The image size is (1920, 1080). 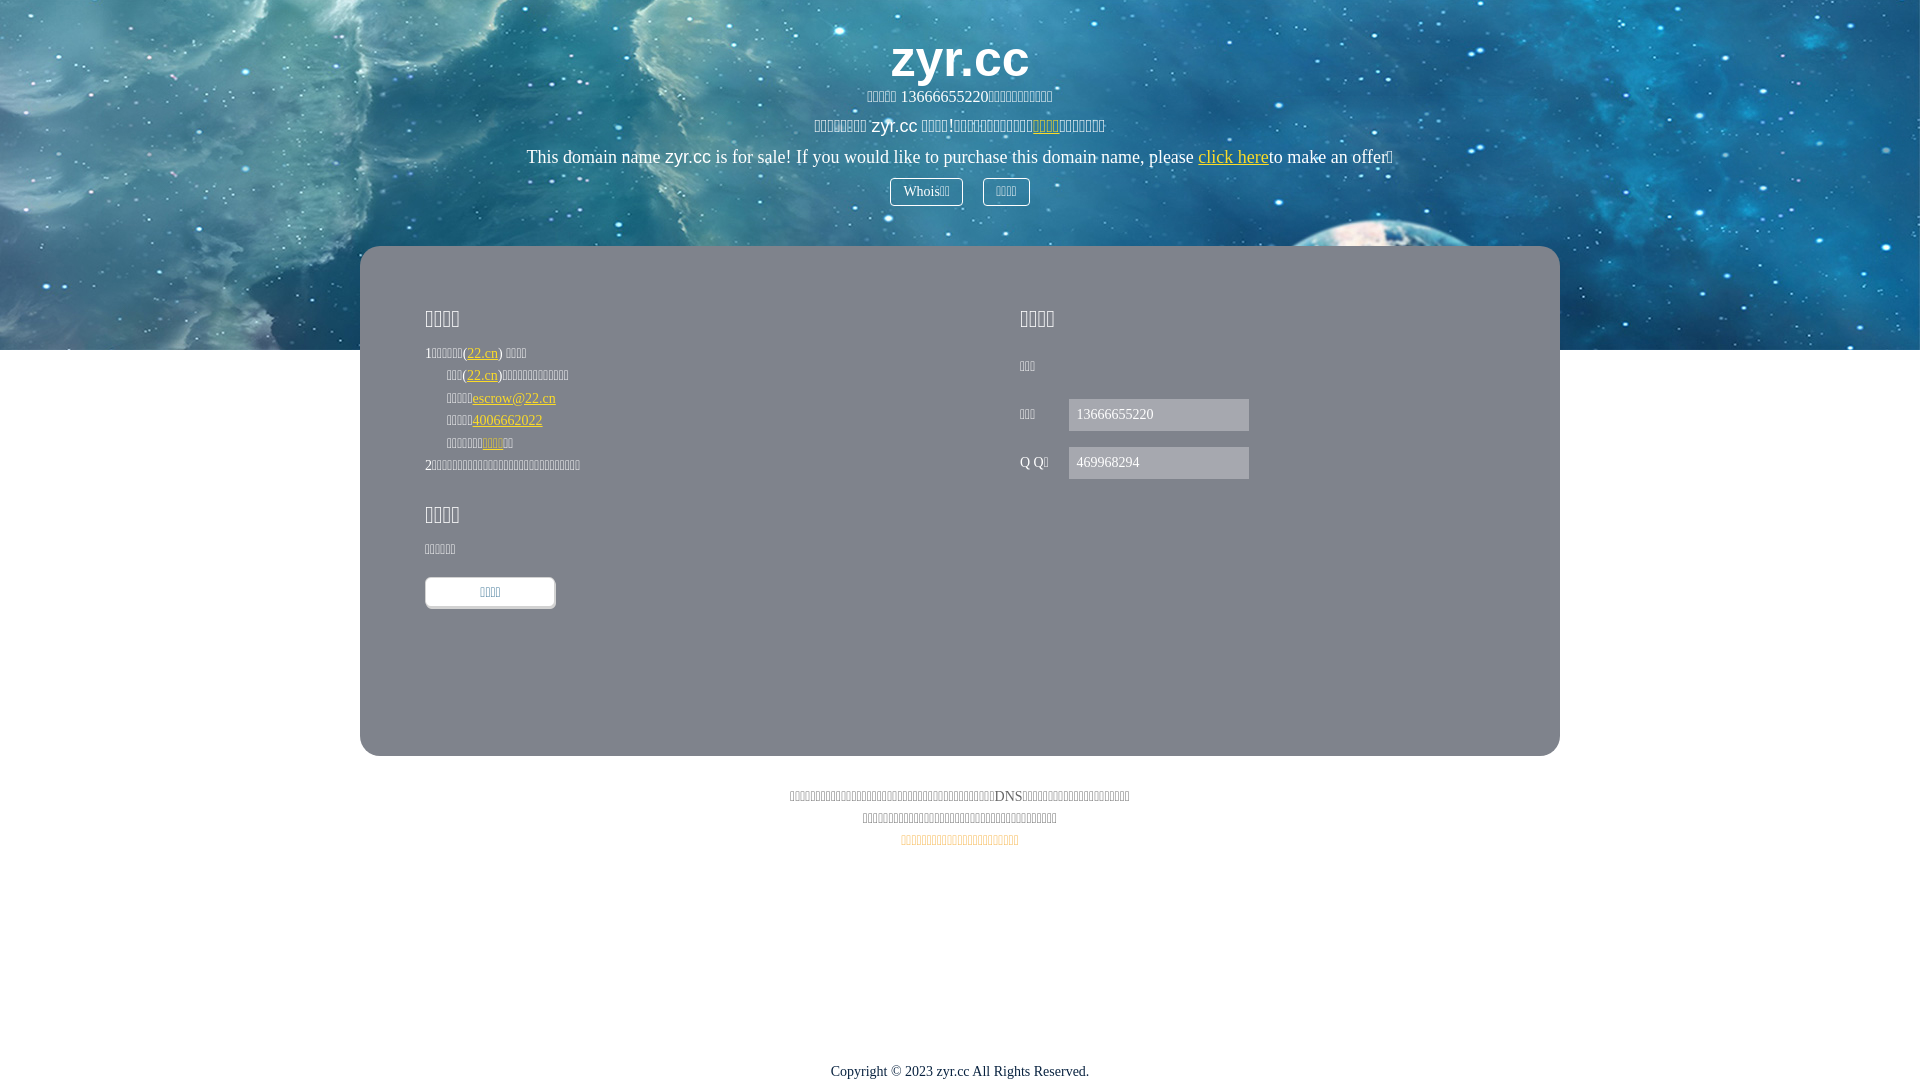 I want to click on 'click here', so click(x=1232, y=156).